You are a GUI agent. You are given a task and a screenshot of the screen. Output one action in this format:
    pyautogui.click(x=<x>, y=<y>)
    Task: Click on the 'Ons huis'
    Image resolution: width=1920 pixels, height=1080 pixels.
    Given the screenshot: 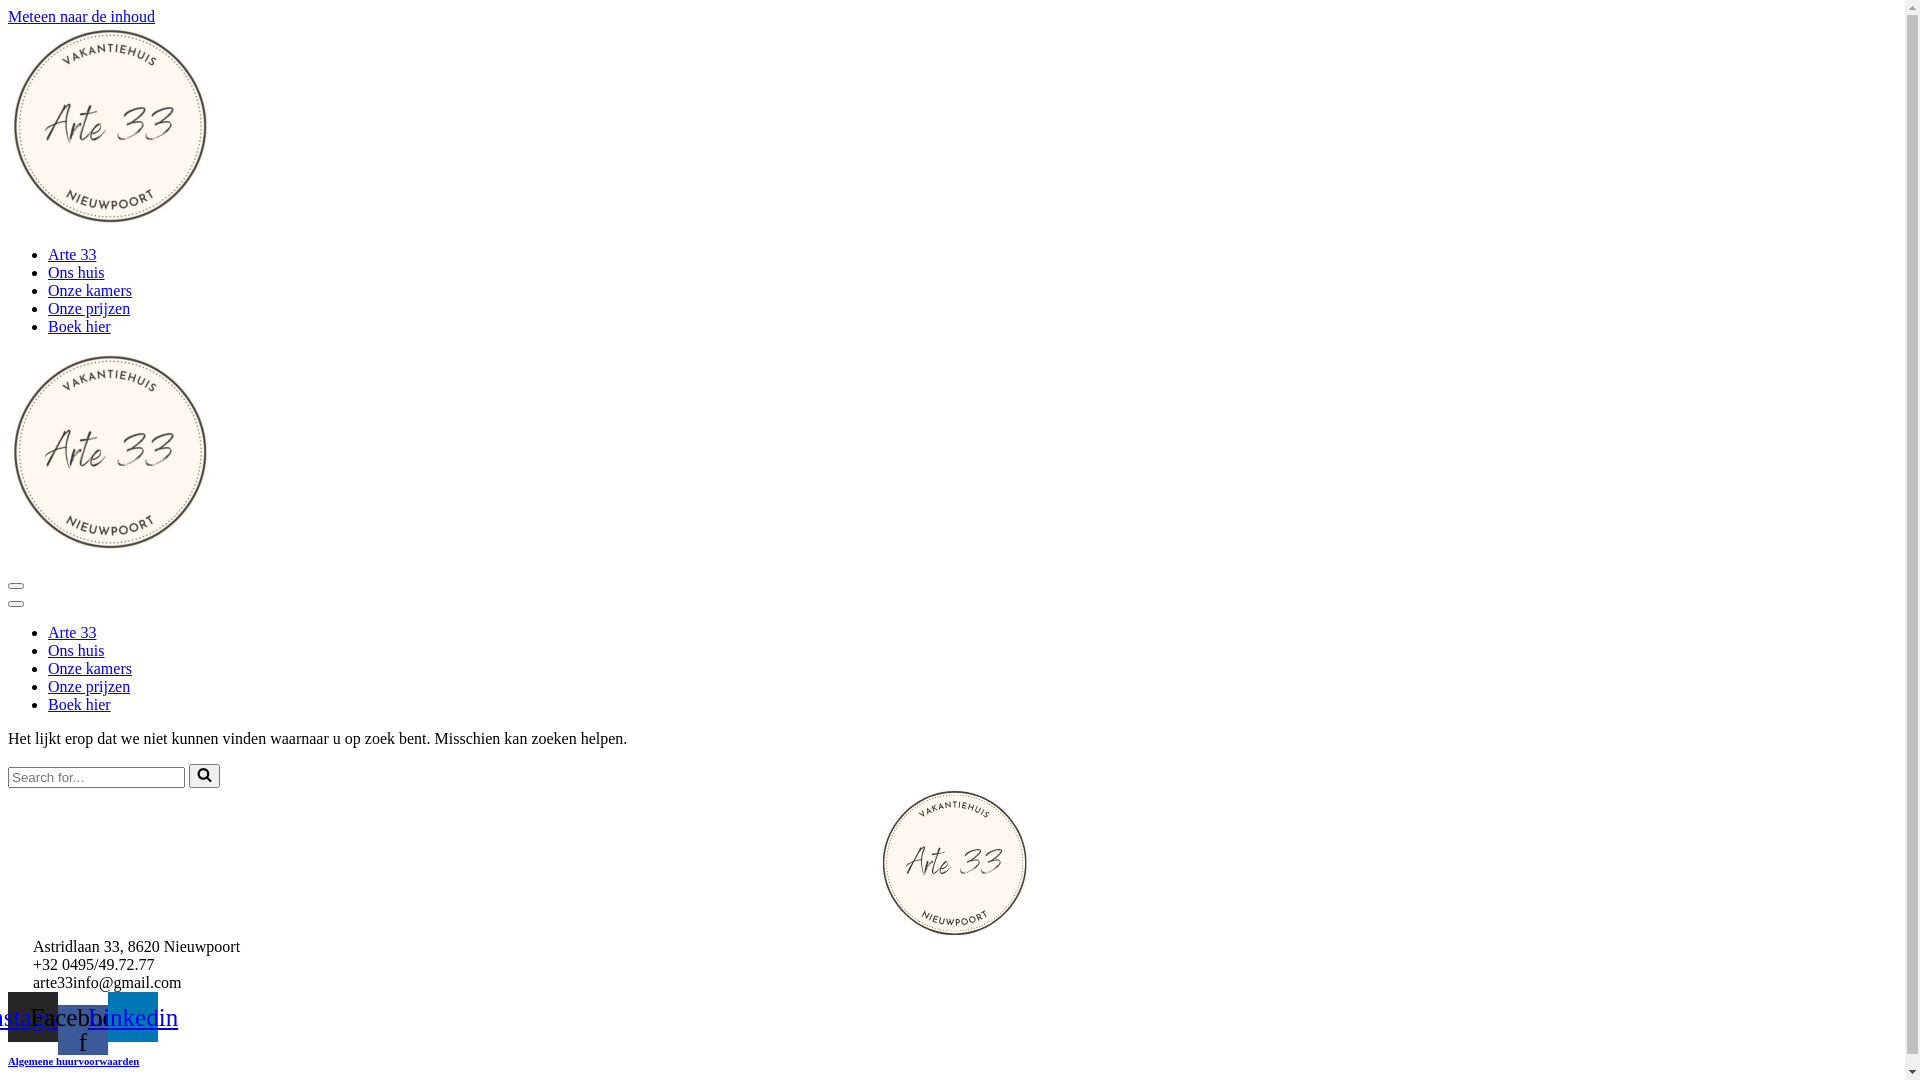 What is the action you would take?
    pyautogui.click(x=76, y=650)
    